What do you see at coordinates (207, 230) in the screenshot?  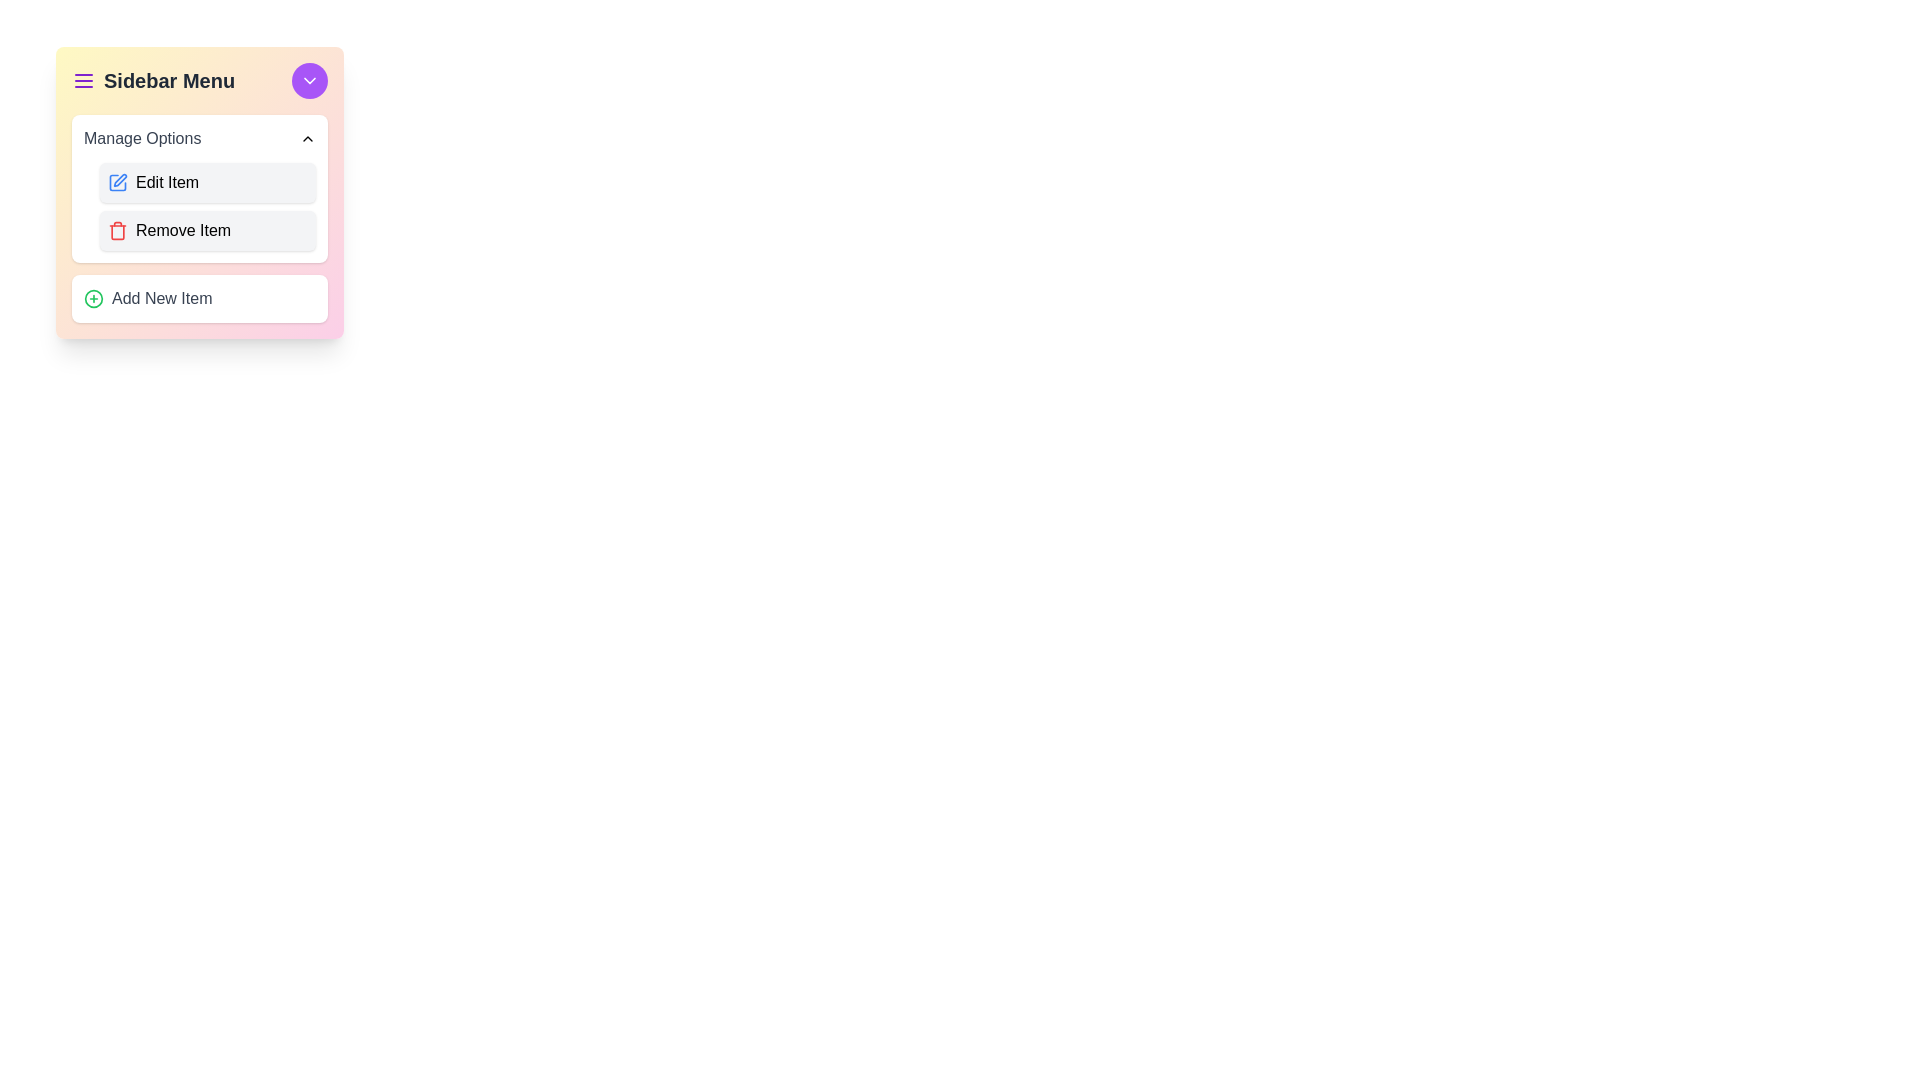 I see `the 'Remove Item' button, which is a rectangular button with a black 'Remove Item' text and a red trash bin icon, located in the 'Manage Options' section below the 'Edit Item' button` at bounding box center [207, 230].